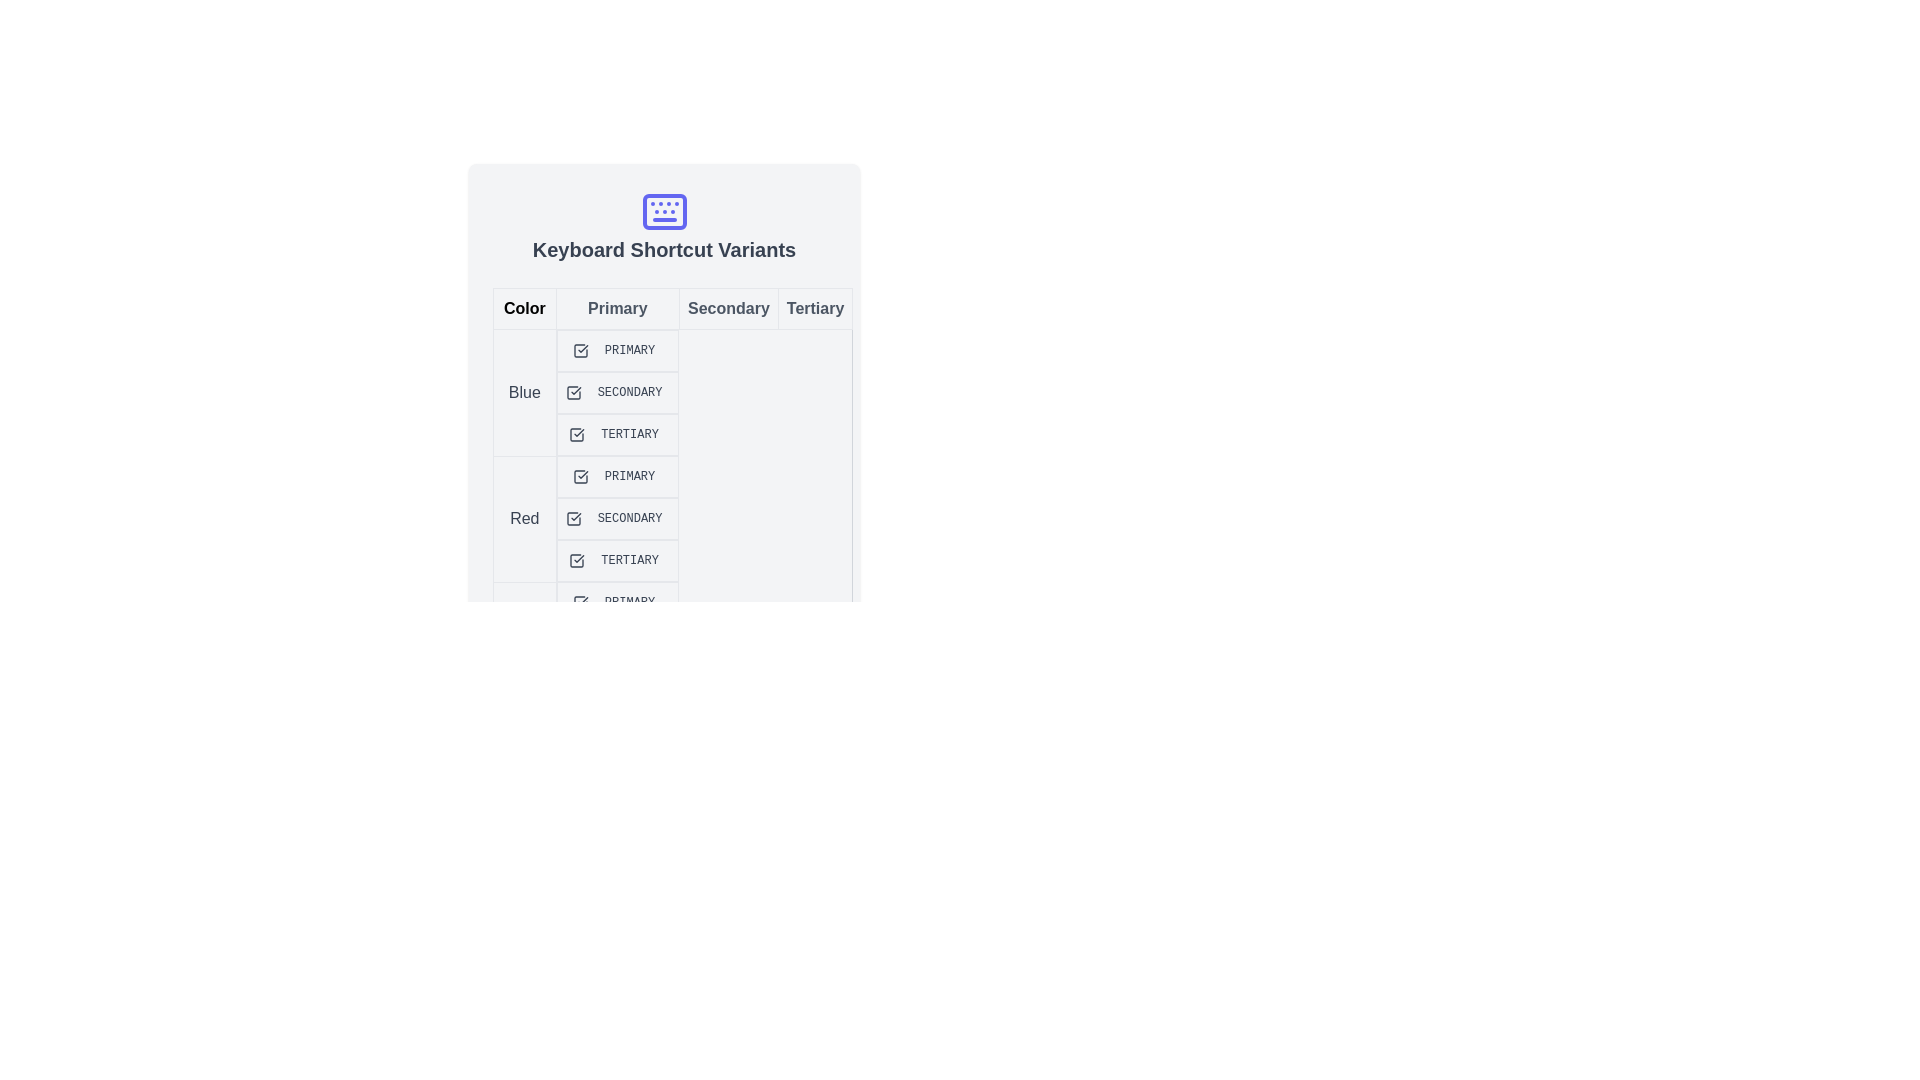 The height and width of the screenshot is (1080, 1920). What do you see at coordinates (664, 225) in the screenshot?
I see `the Header with the blue keyboard icon and the text 'Keyboard Shortcut Variants' located at the top-center of the card-like widget` at bounding box center [664, 225].